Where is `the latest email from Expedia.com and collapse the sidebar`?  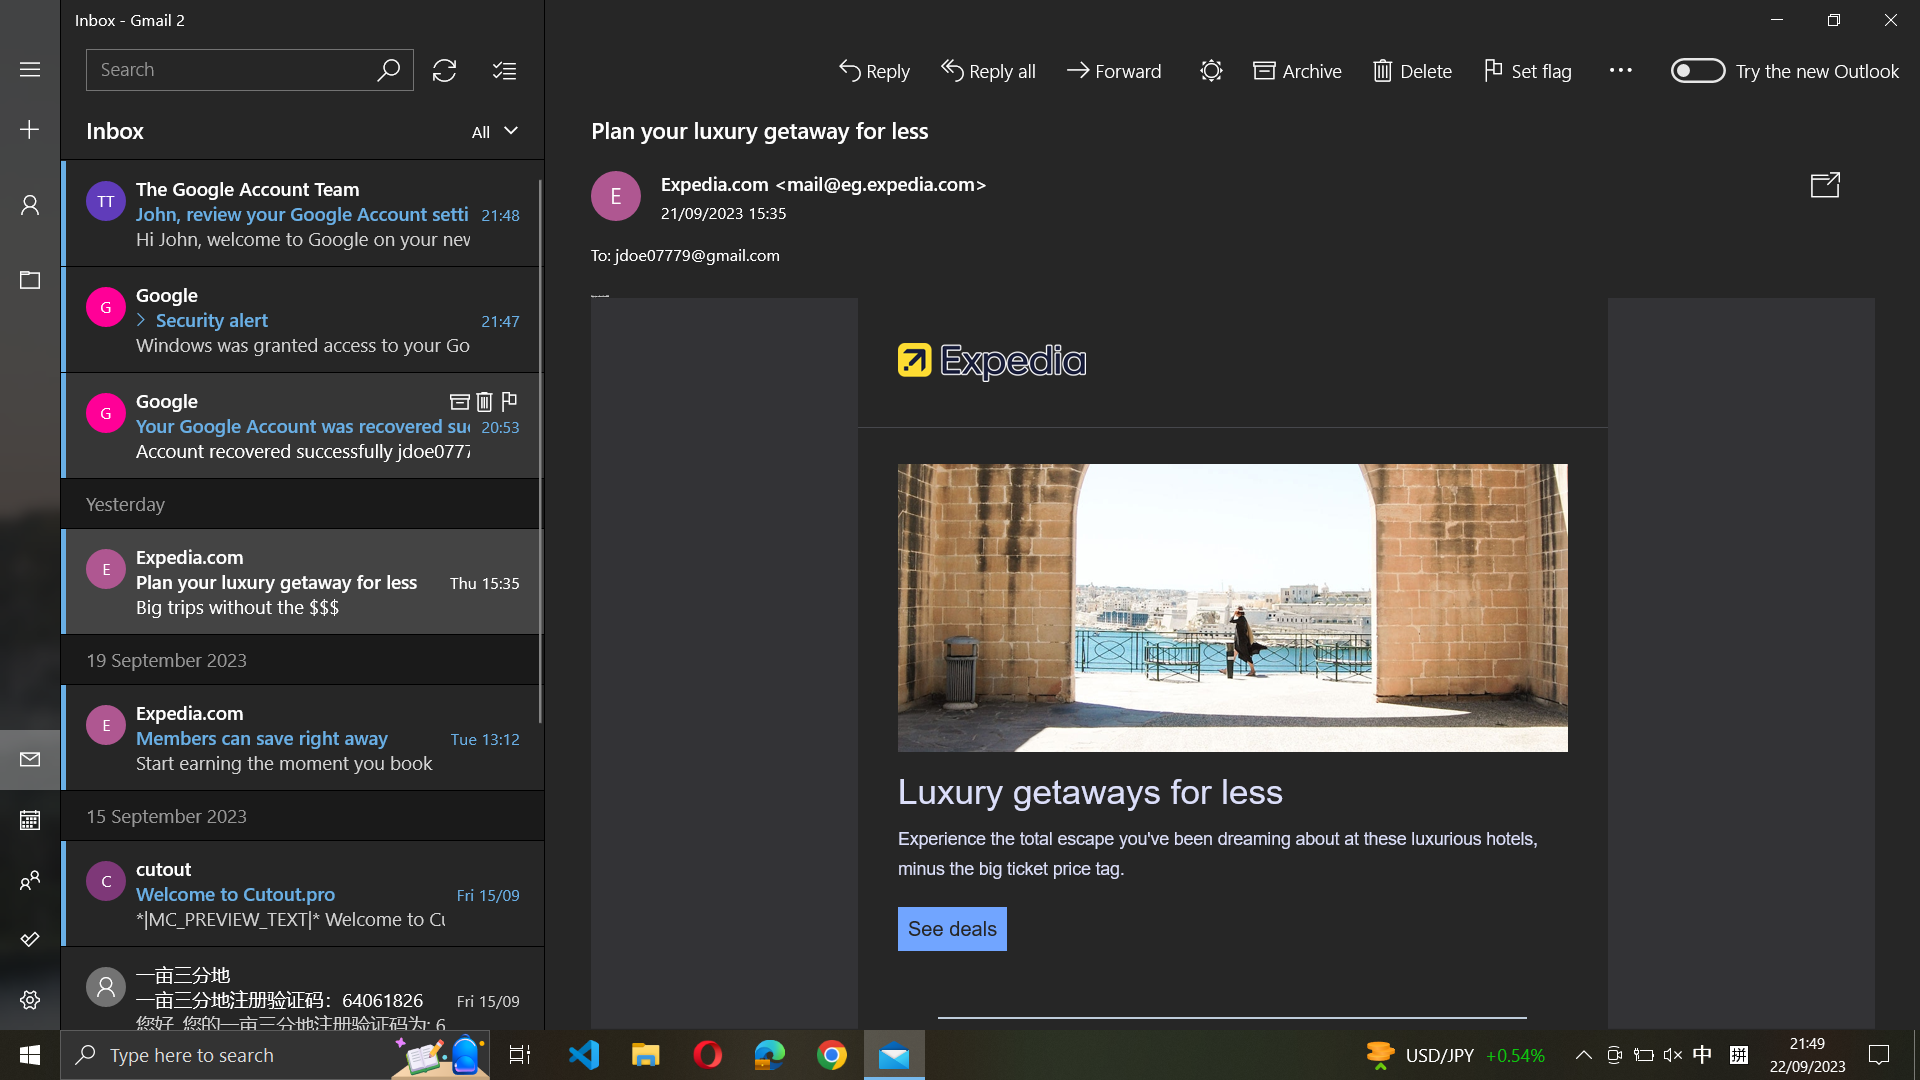
the latest email from Expedia.com and collapse the sidebar is located at coordinates (300, 579).